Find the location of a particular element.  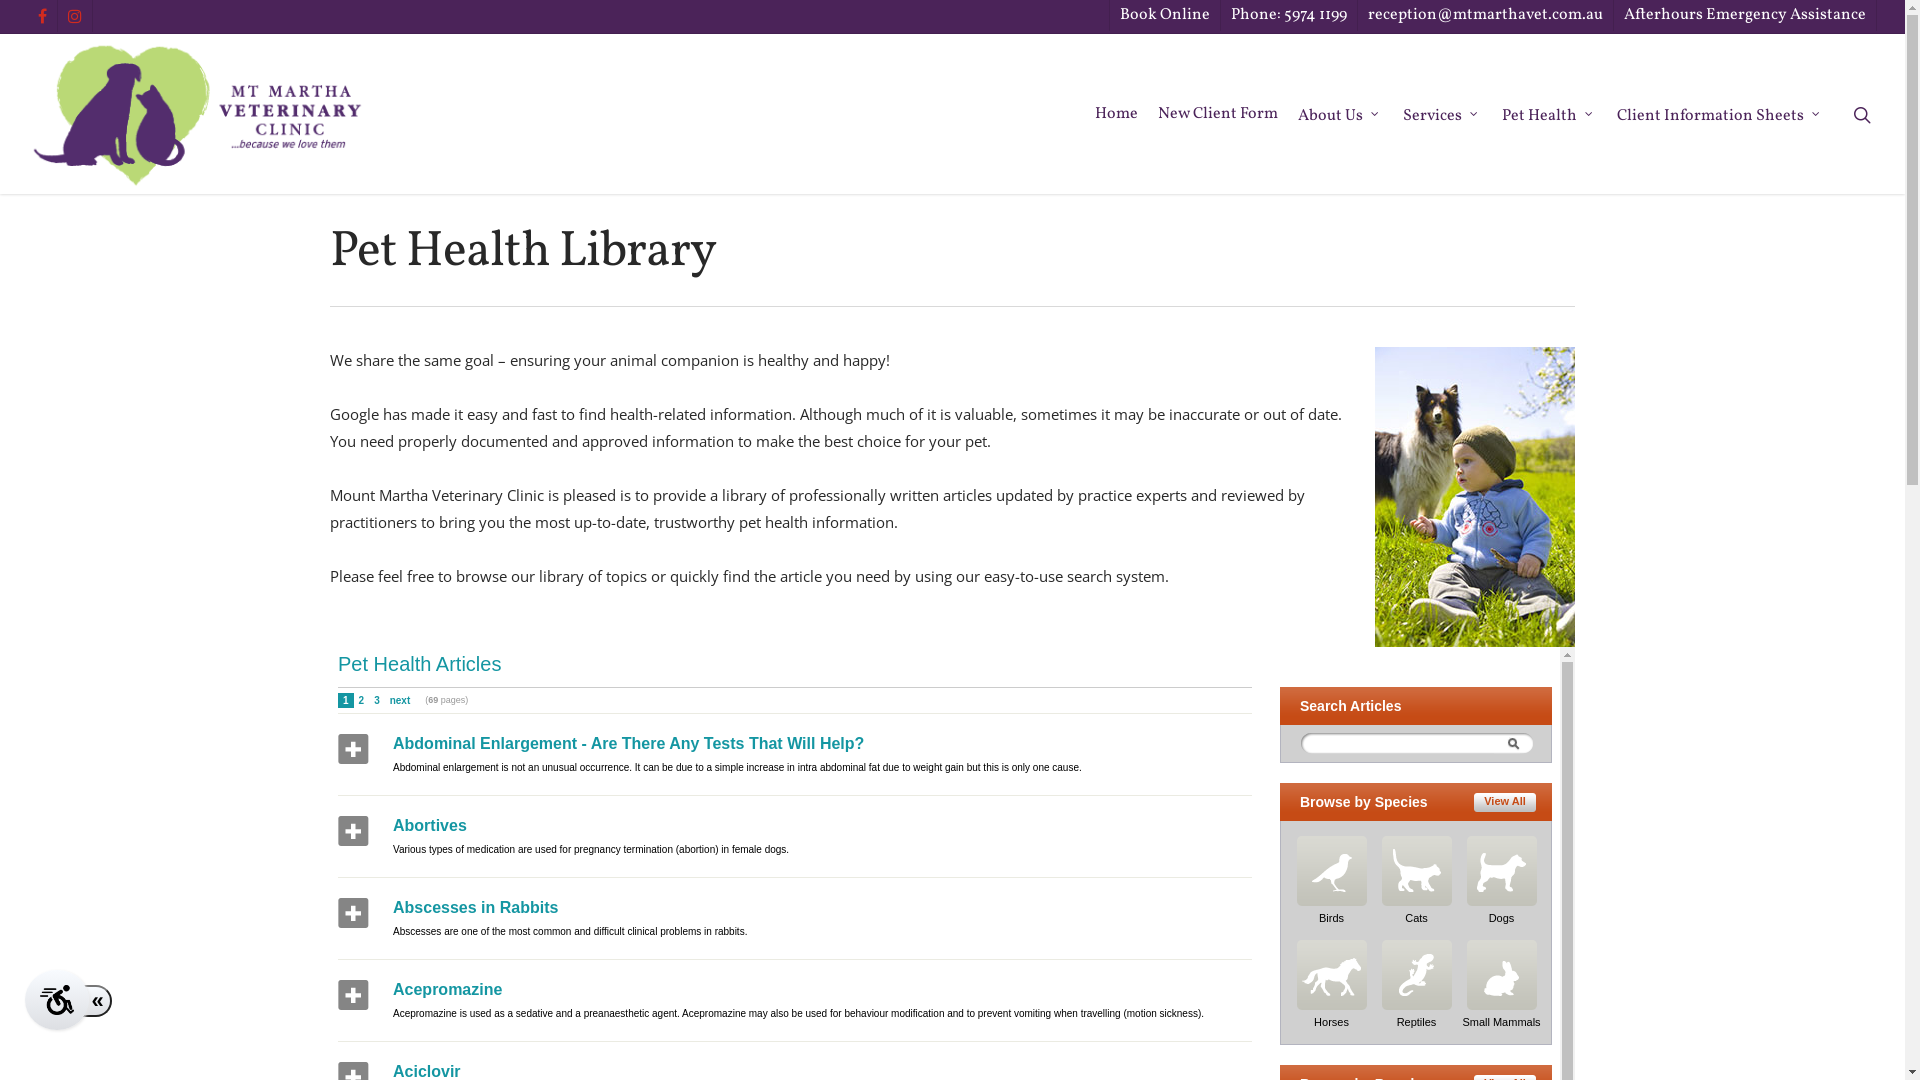

'Book Online' is located at coordinates (1164, 15).